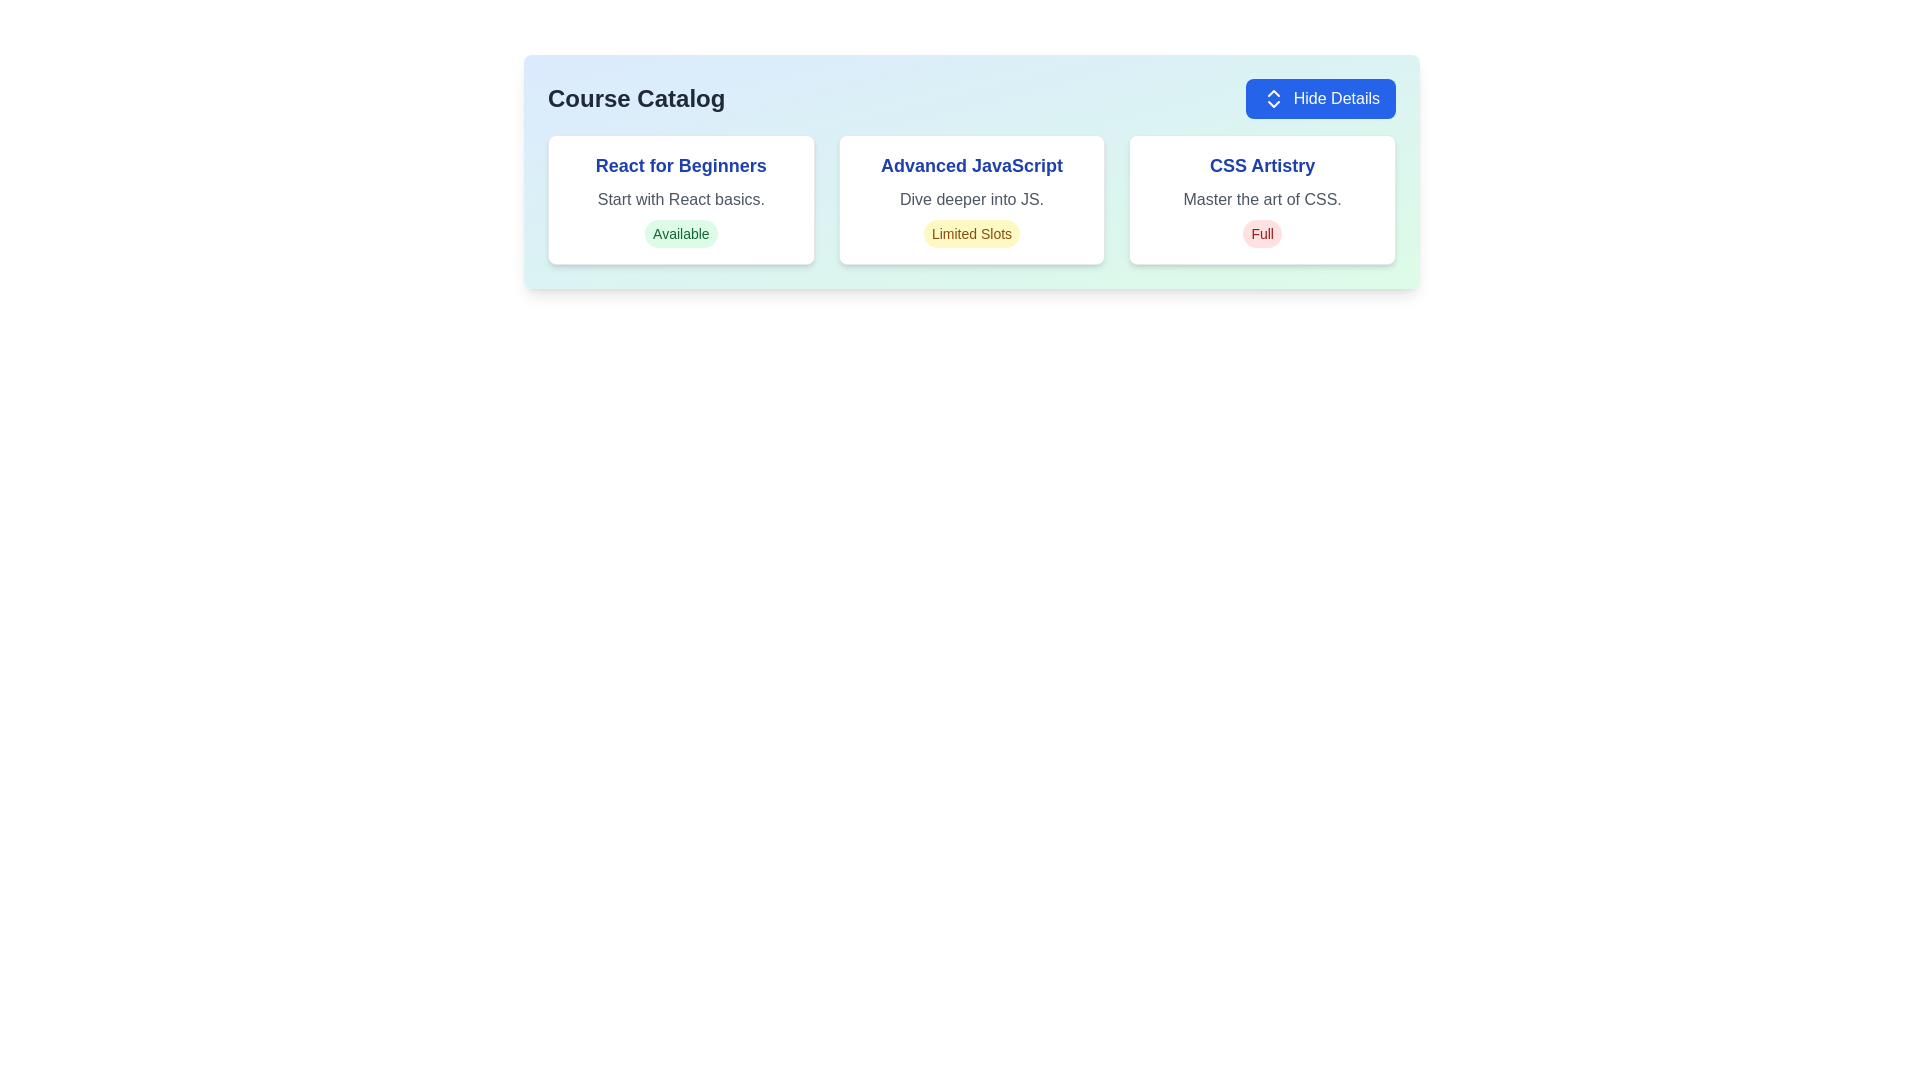 This screenshot has width=1920, height=1080. What do you see at coordinates (1261, 200) in the screenshot?
I see `the text component reading 'Master the art of CSS.' which is styled in light gray and located within the card for 'CSS Artistry', situated below the title 'CSS Artistry'` at bounding box center [1261, 200].